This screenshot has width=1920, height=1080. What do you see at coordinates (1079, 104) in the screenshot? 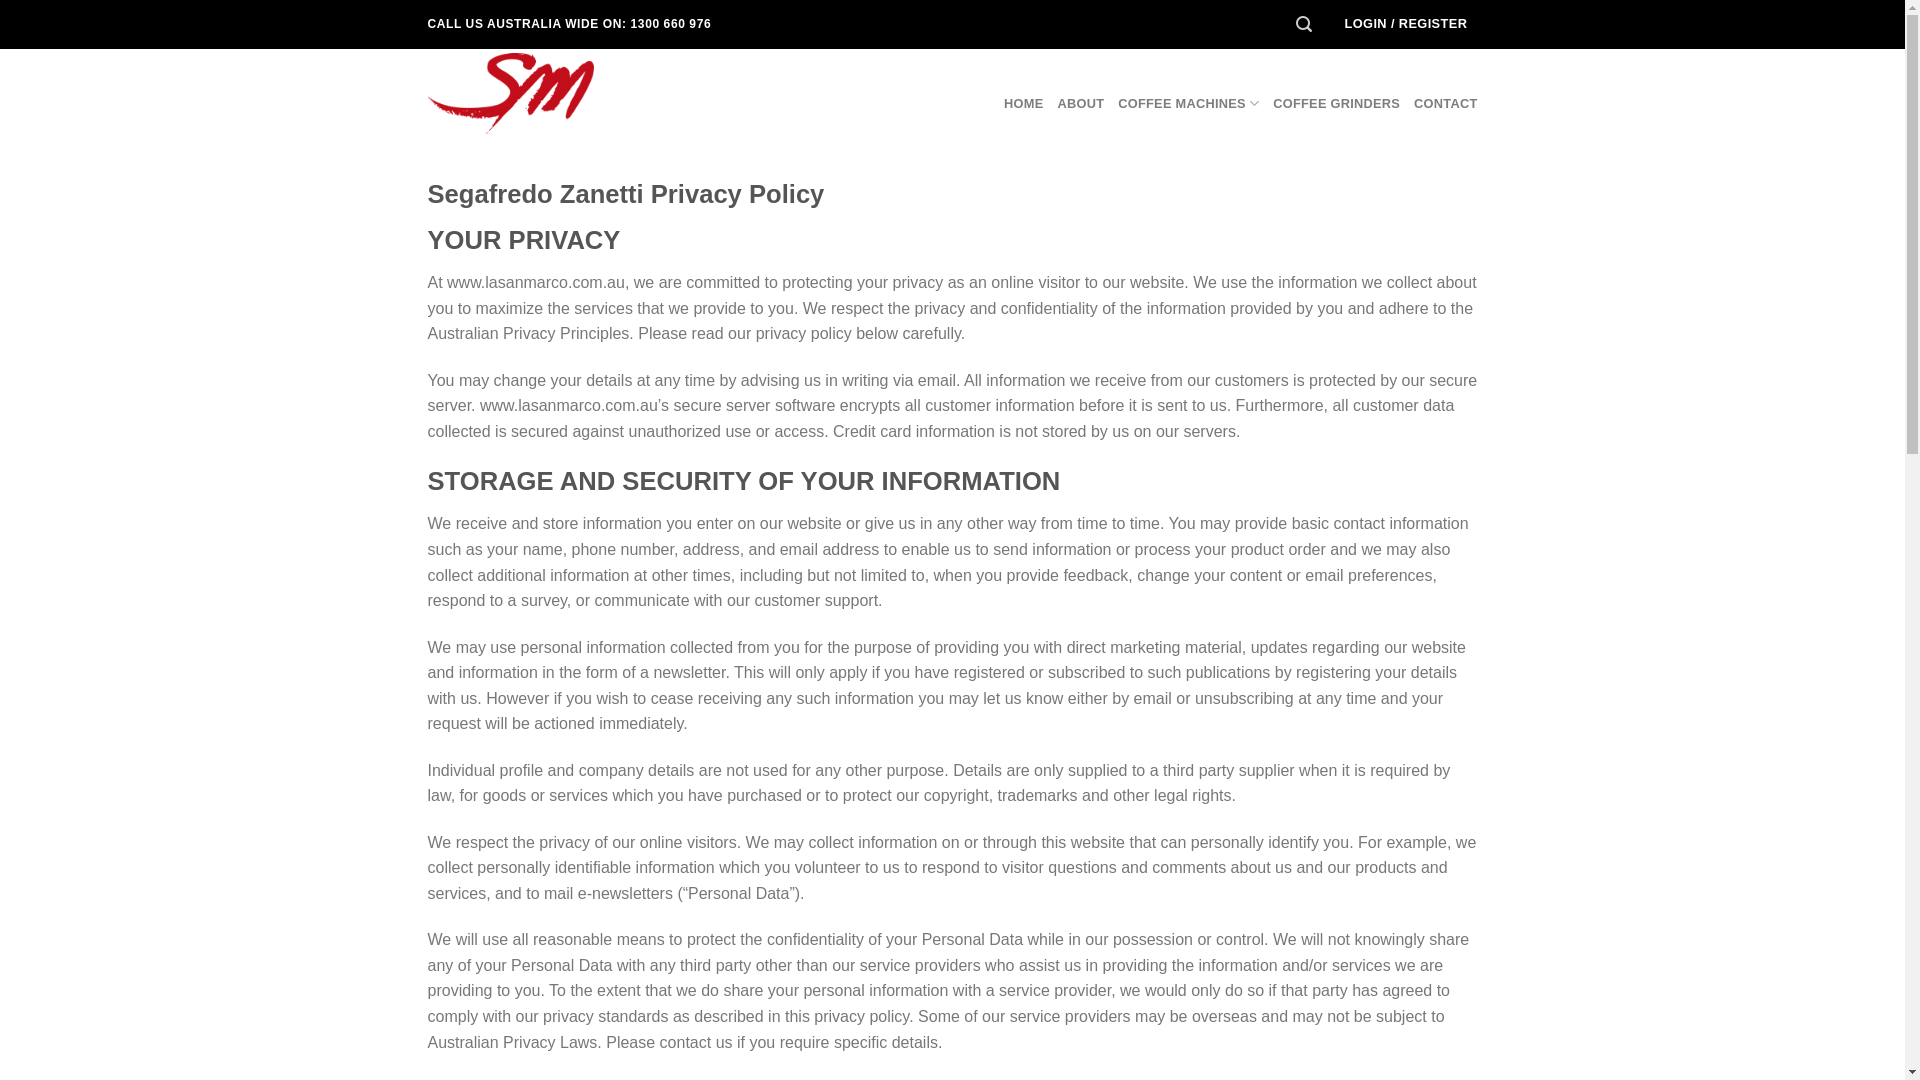
I see `'ABOUT'` at bounding box center [1079, 104].